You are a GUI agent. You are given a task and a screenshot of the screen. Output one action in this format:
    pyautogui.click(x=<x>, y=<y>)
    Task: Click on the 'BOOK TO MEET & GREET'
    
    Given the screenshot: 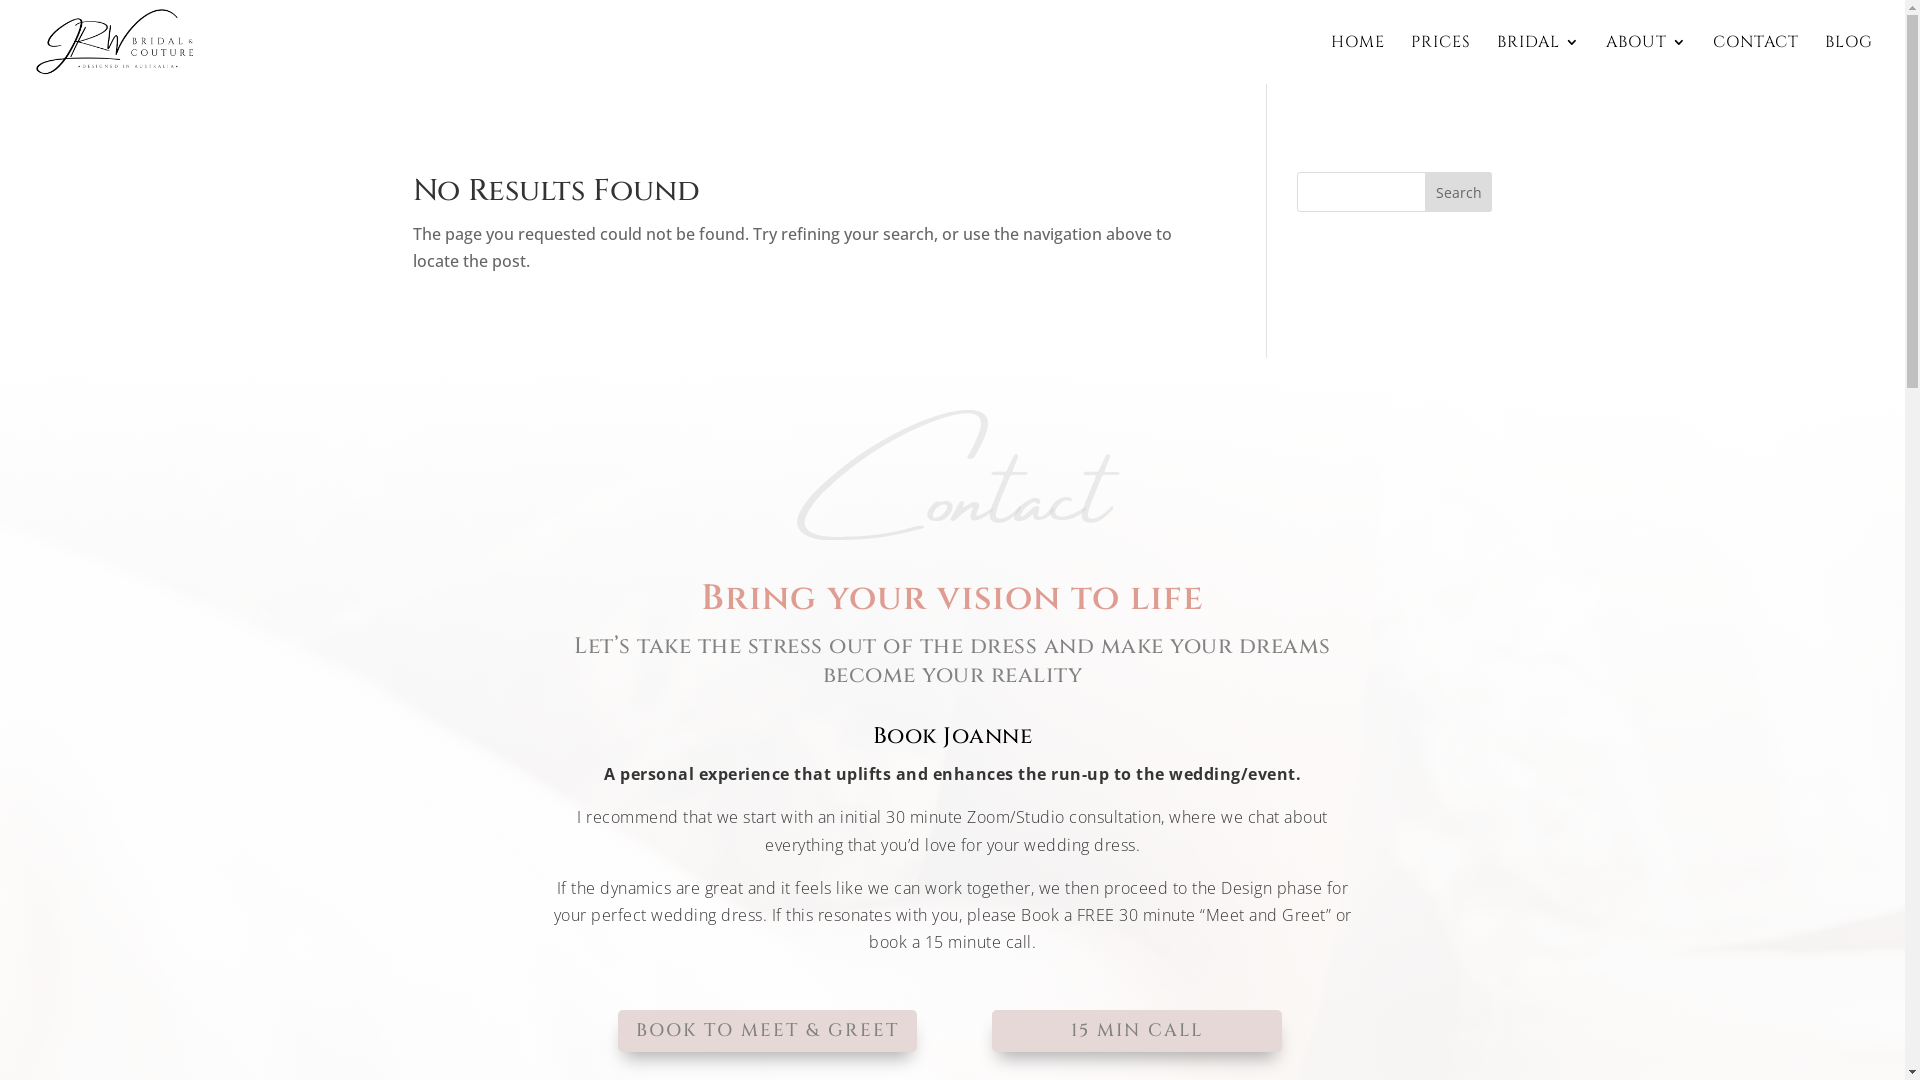 What is the action you would take?
    pyautogui.click(x=766, y=1030)
    